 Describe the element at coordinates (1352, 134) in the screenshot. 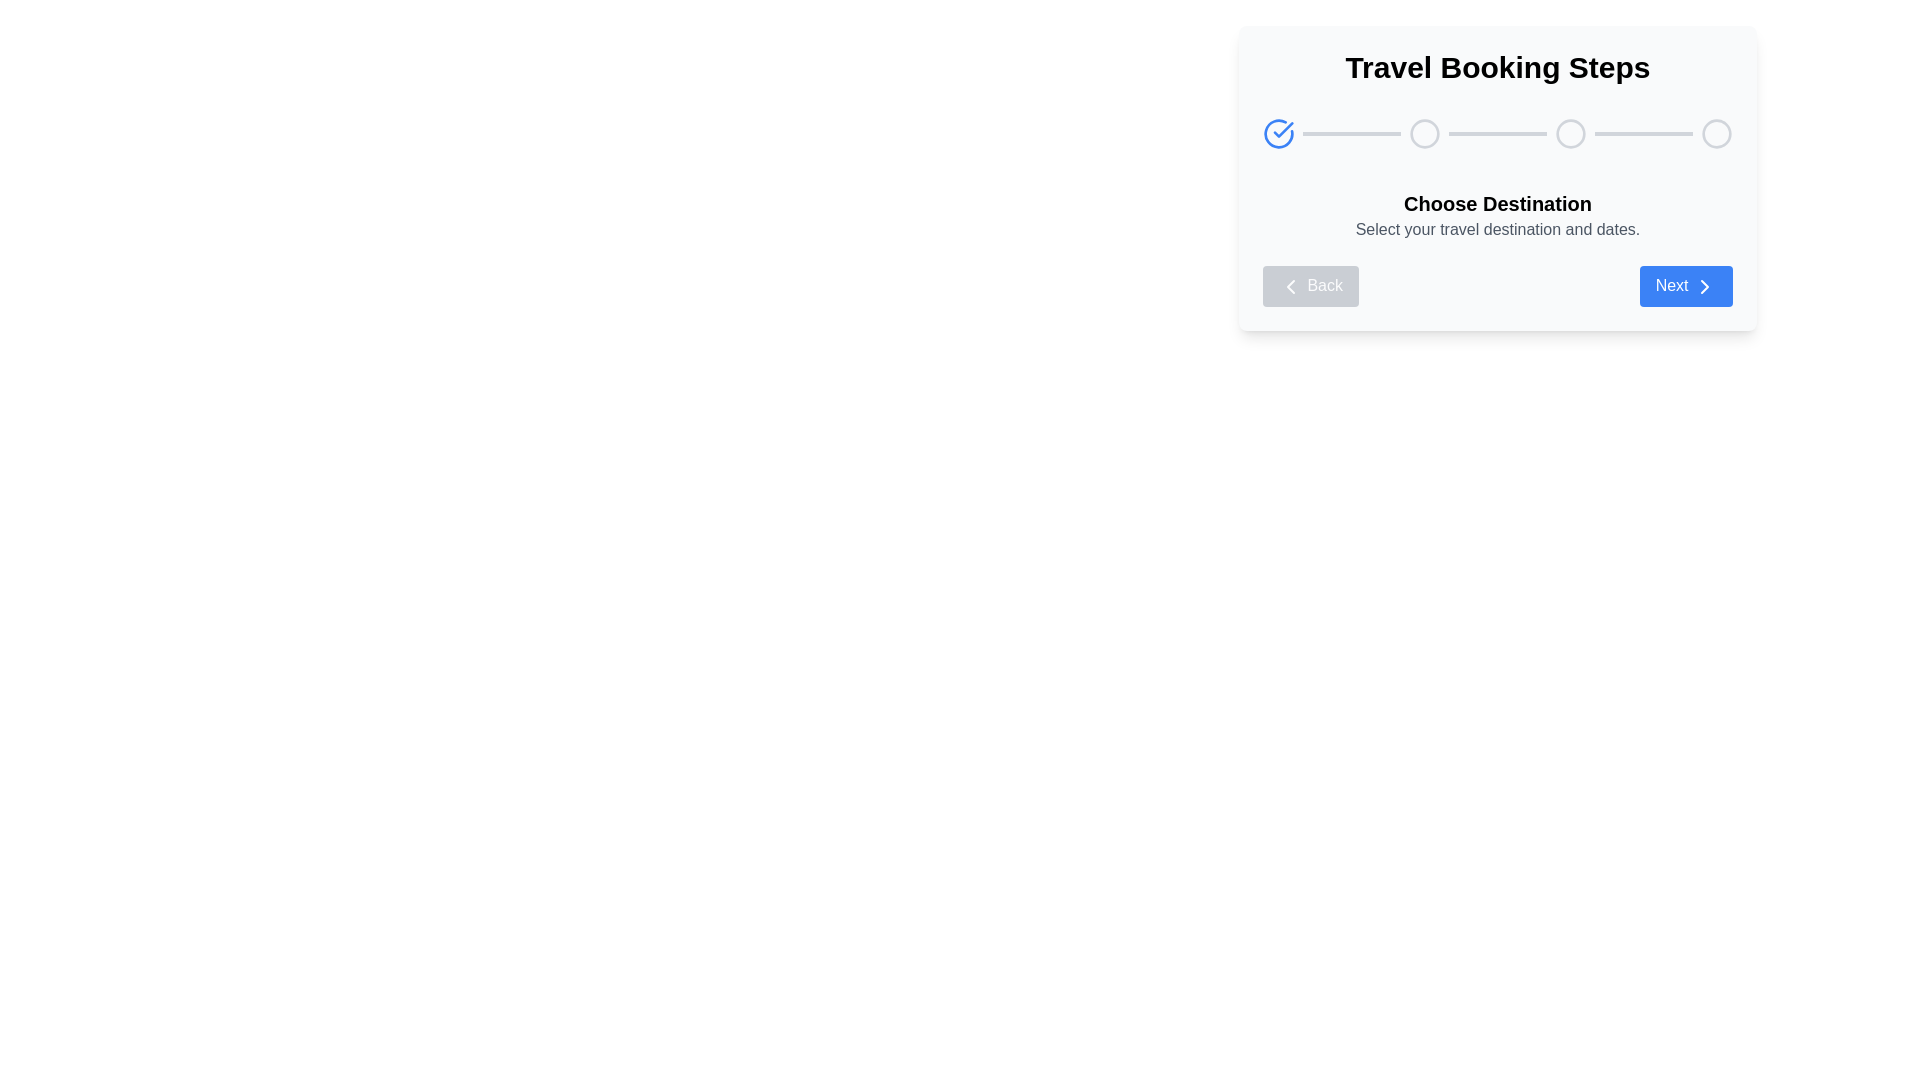

I see `the first progress bar segment in the 'Travel Booking Steps' interface, which features a gray background and a blue progress indicator` at that location.